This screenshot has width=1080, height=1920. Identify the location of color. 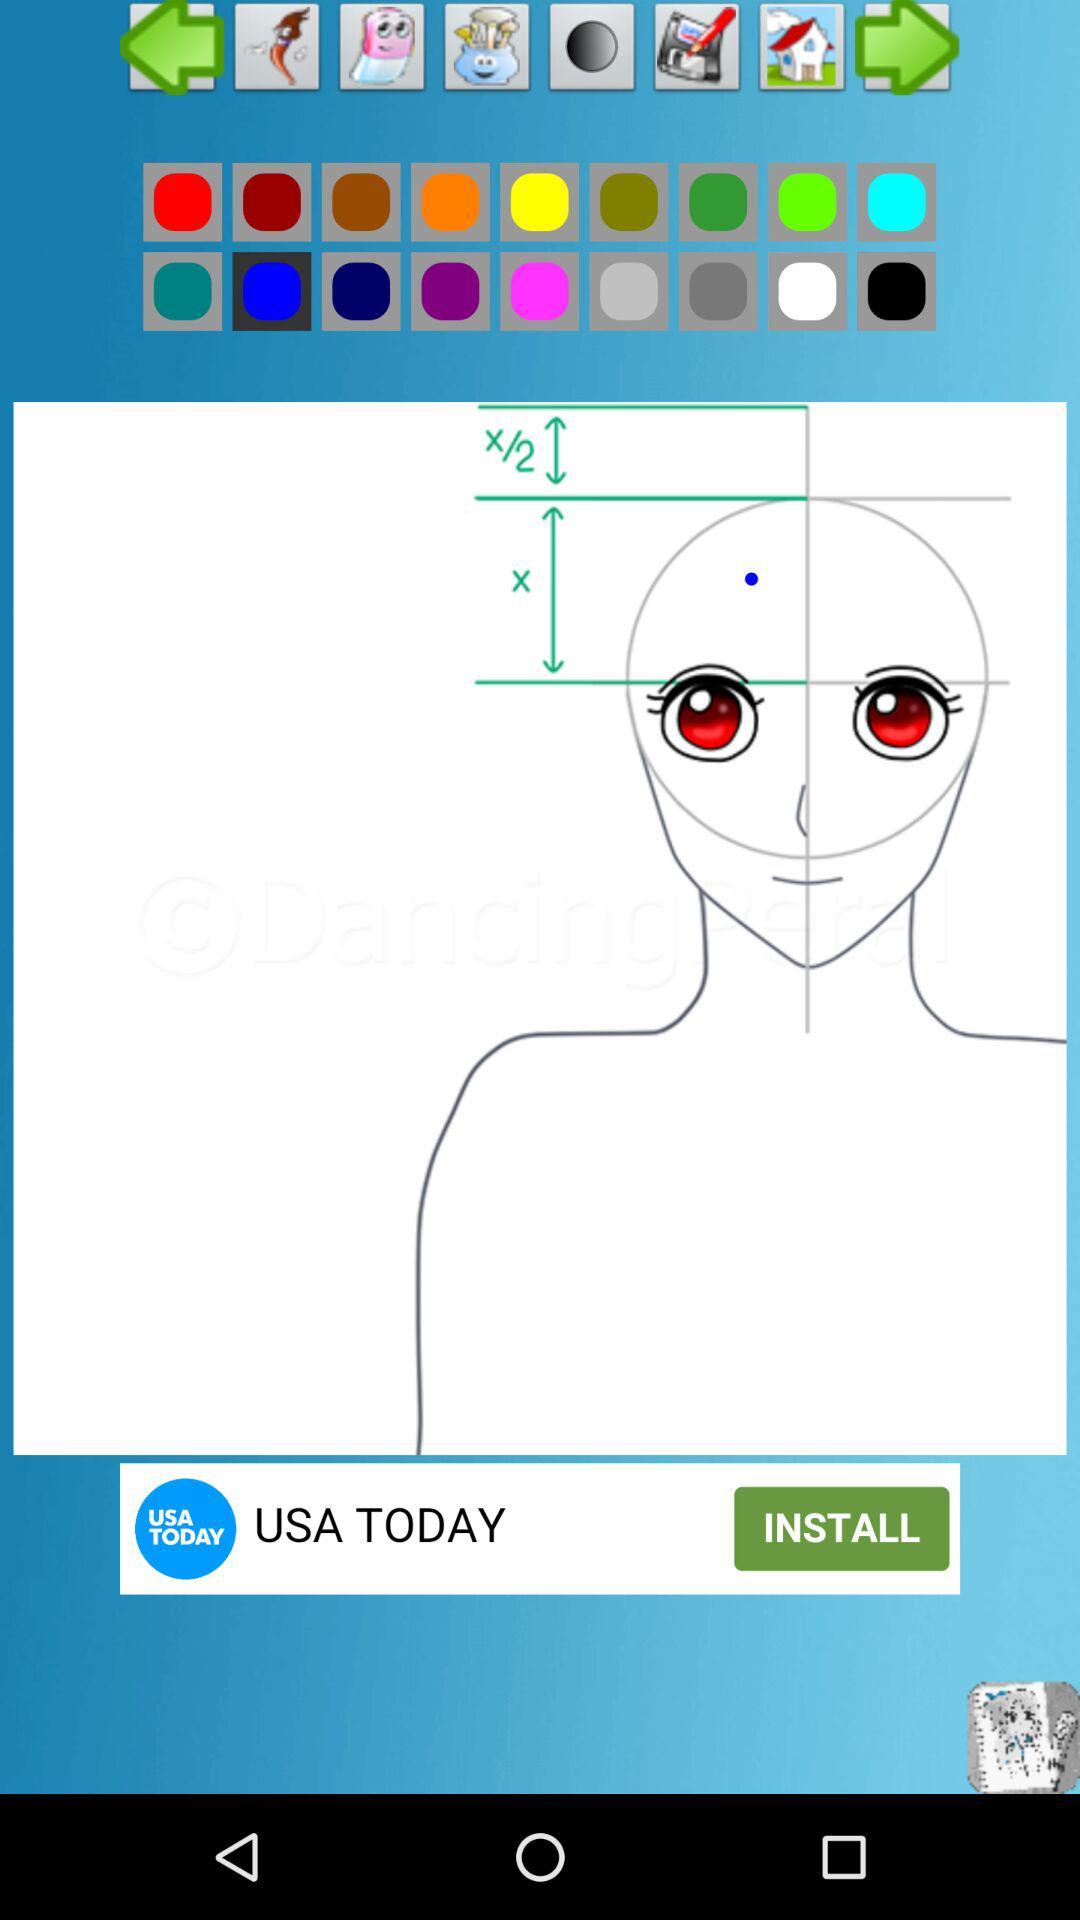
(627, 202).